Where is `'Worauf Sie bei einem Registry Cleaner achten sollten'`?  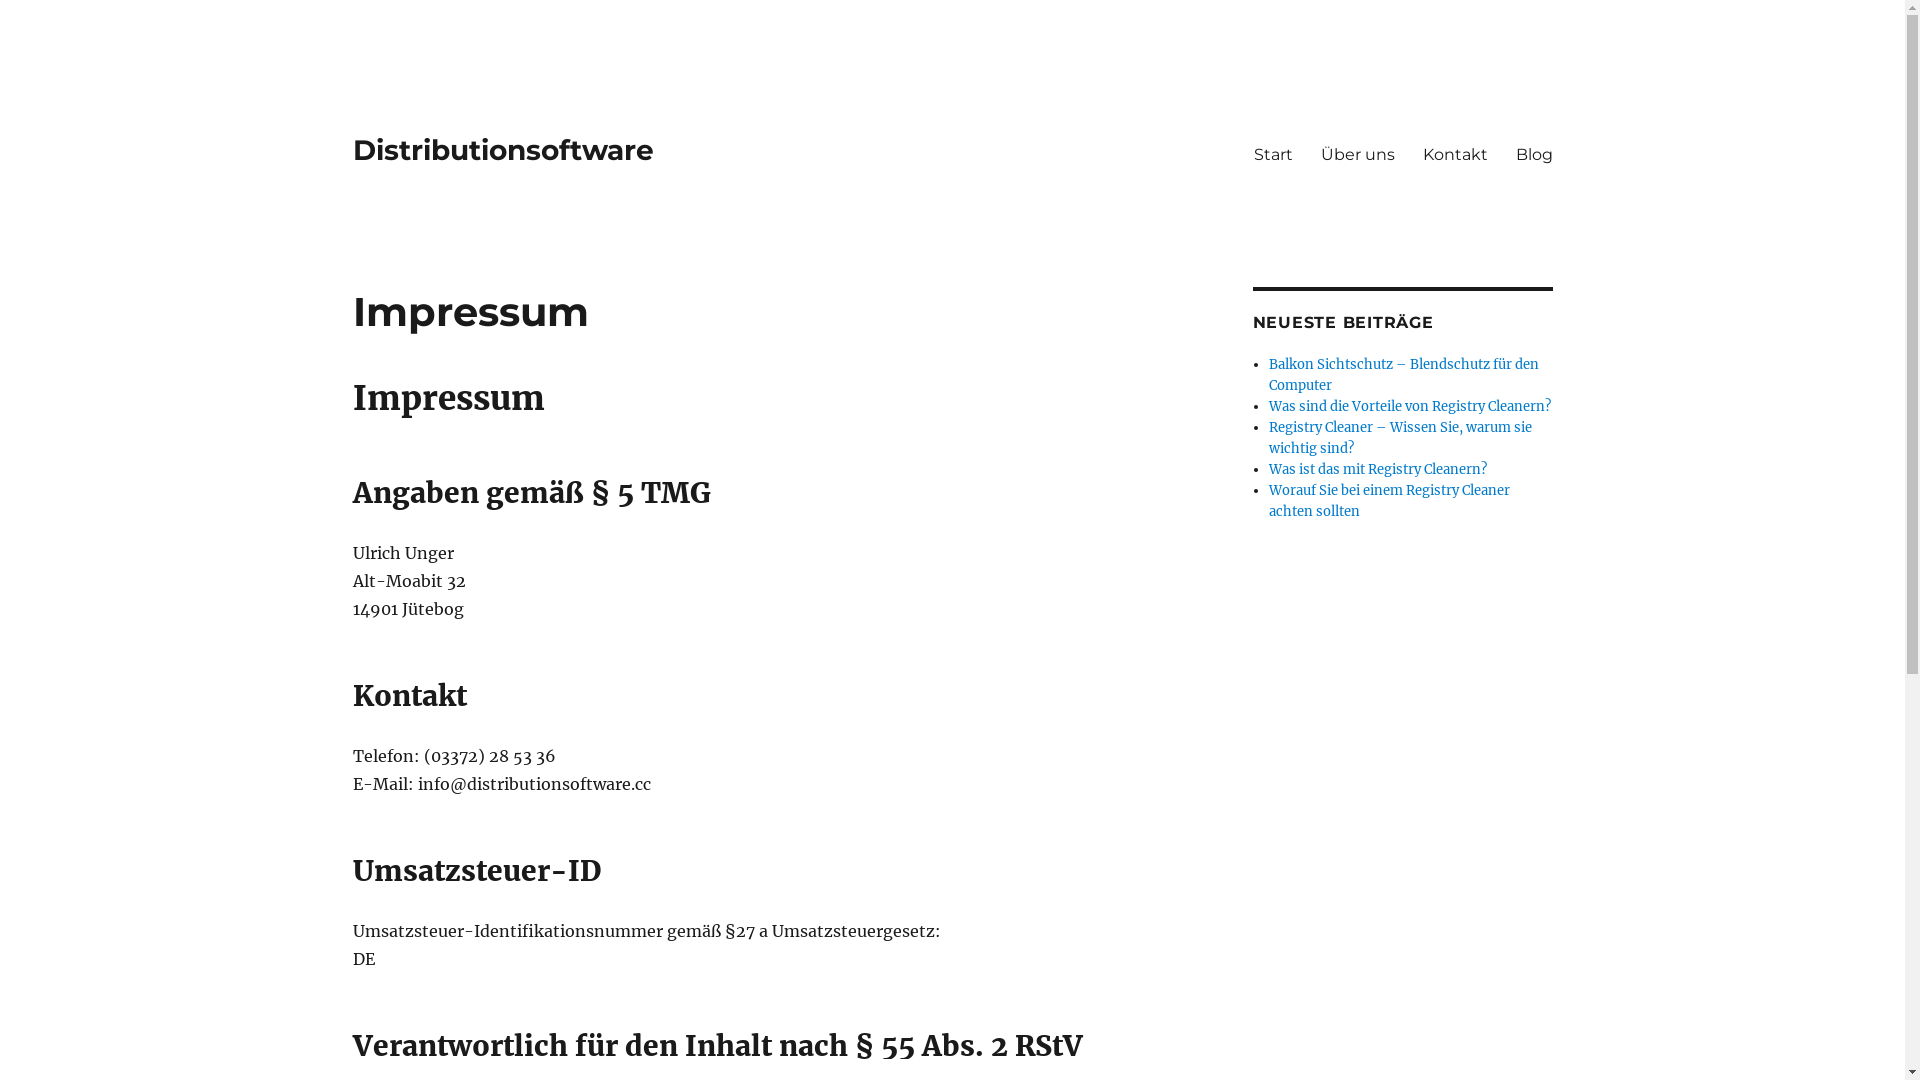 'Worauf Sie bei einem Registry Cleaner achten sollten' is located at coordinates (1388, 500).